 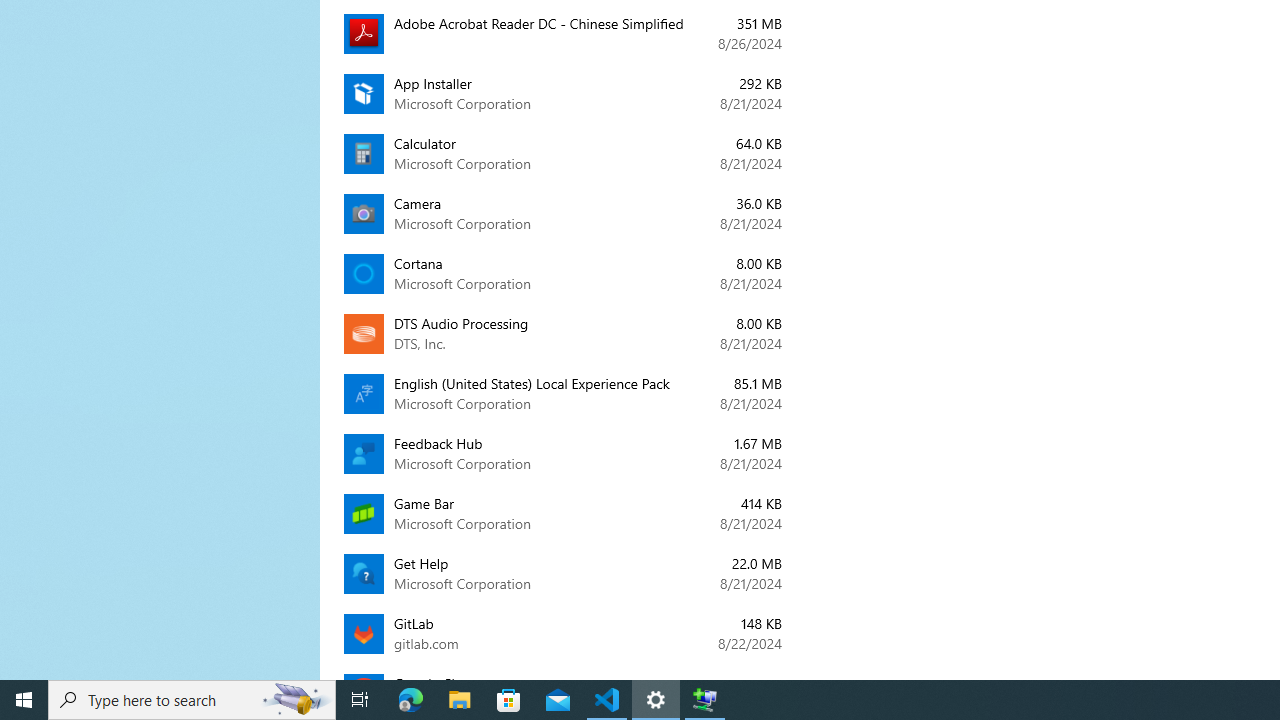 I want to click on 'Search highlights icon opens search home window', so click(x=294, y=698).